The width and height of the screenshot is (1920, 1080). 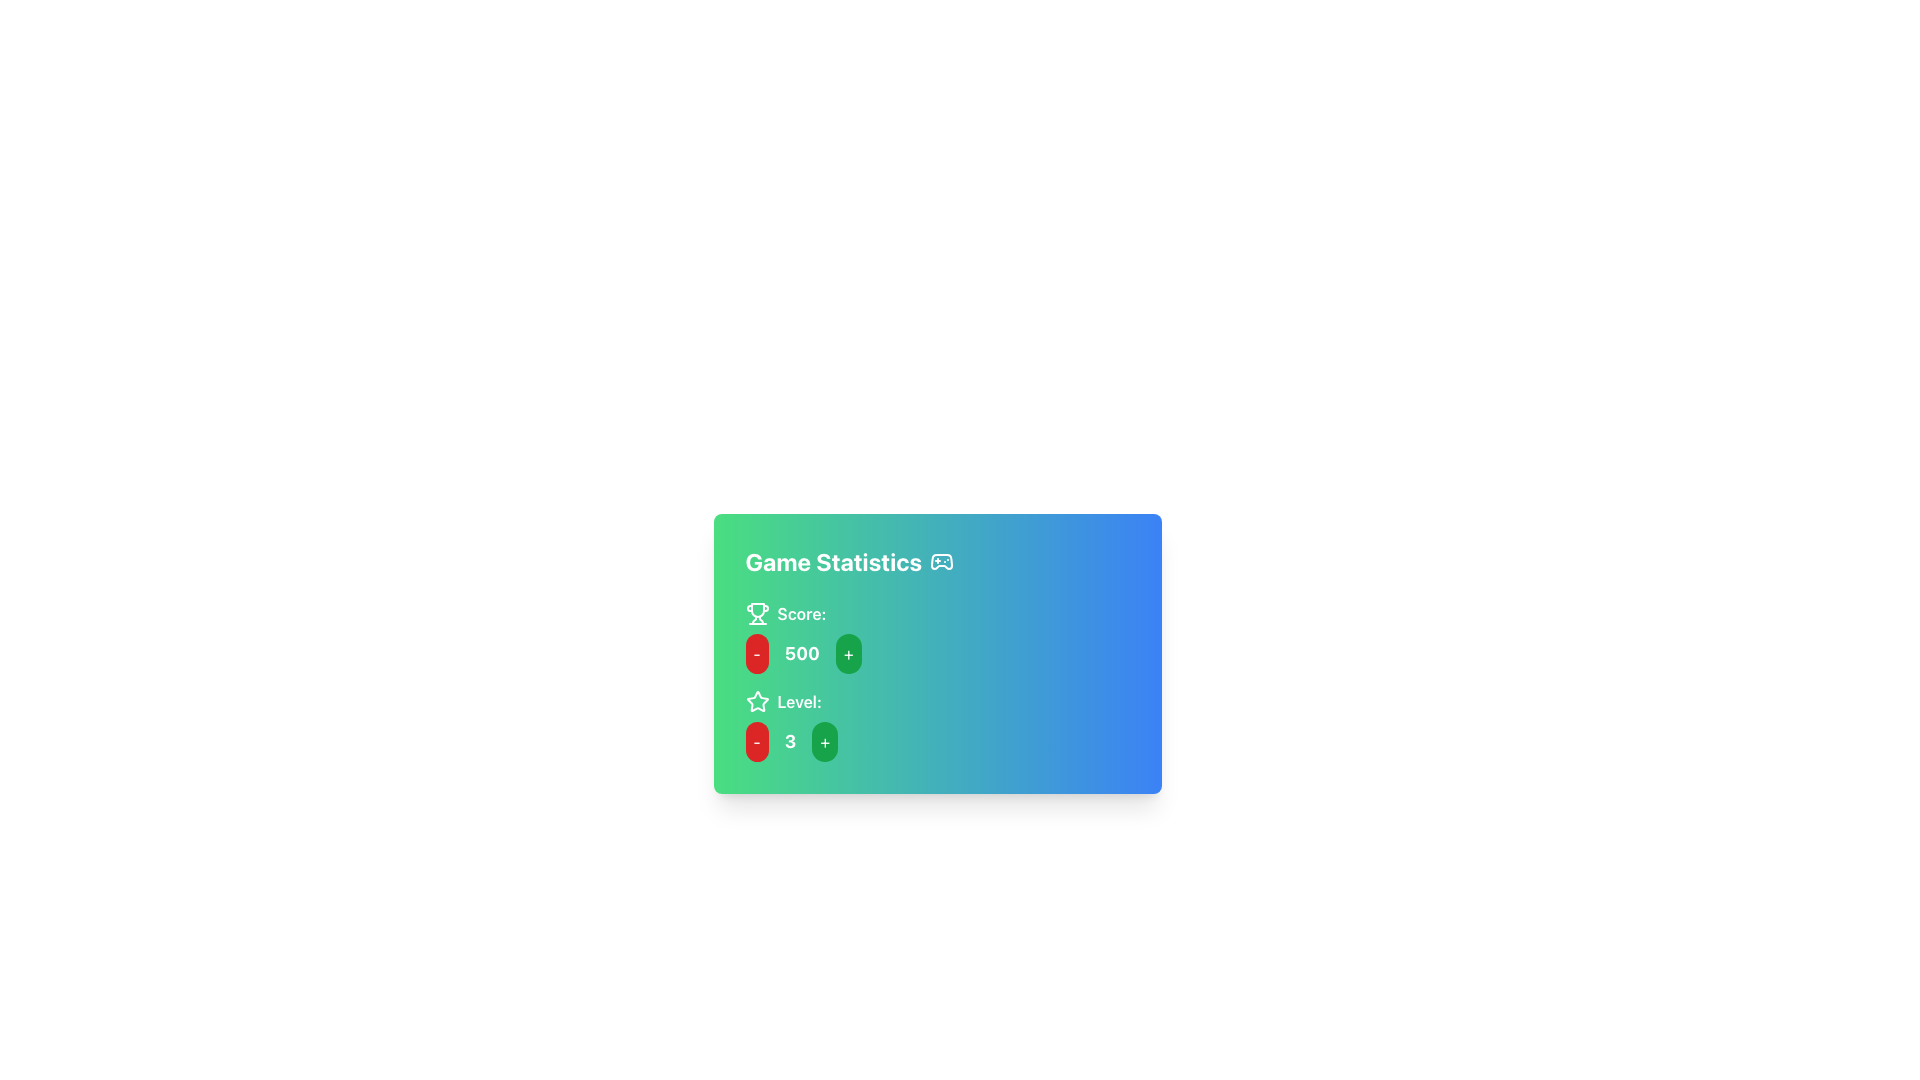 What do you see at coordinates (789, 741) in the screenshot?
I see `value displayed as a bold numeral '3' in the Static Text, which is centrally positioned under the subheading 'Level' between the red '-' button and the green '+' button` at bounding box center [789, 741].